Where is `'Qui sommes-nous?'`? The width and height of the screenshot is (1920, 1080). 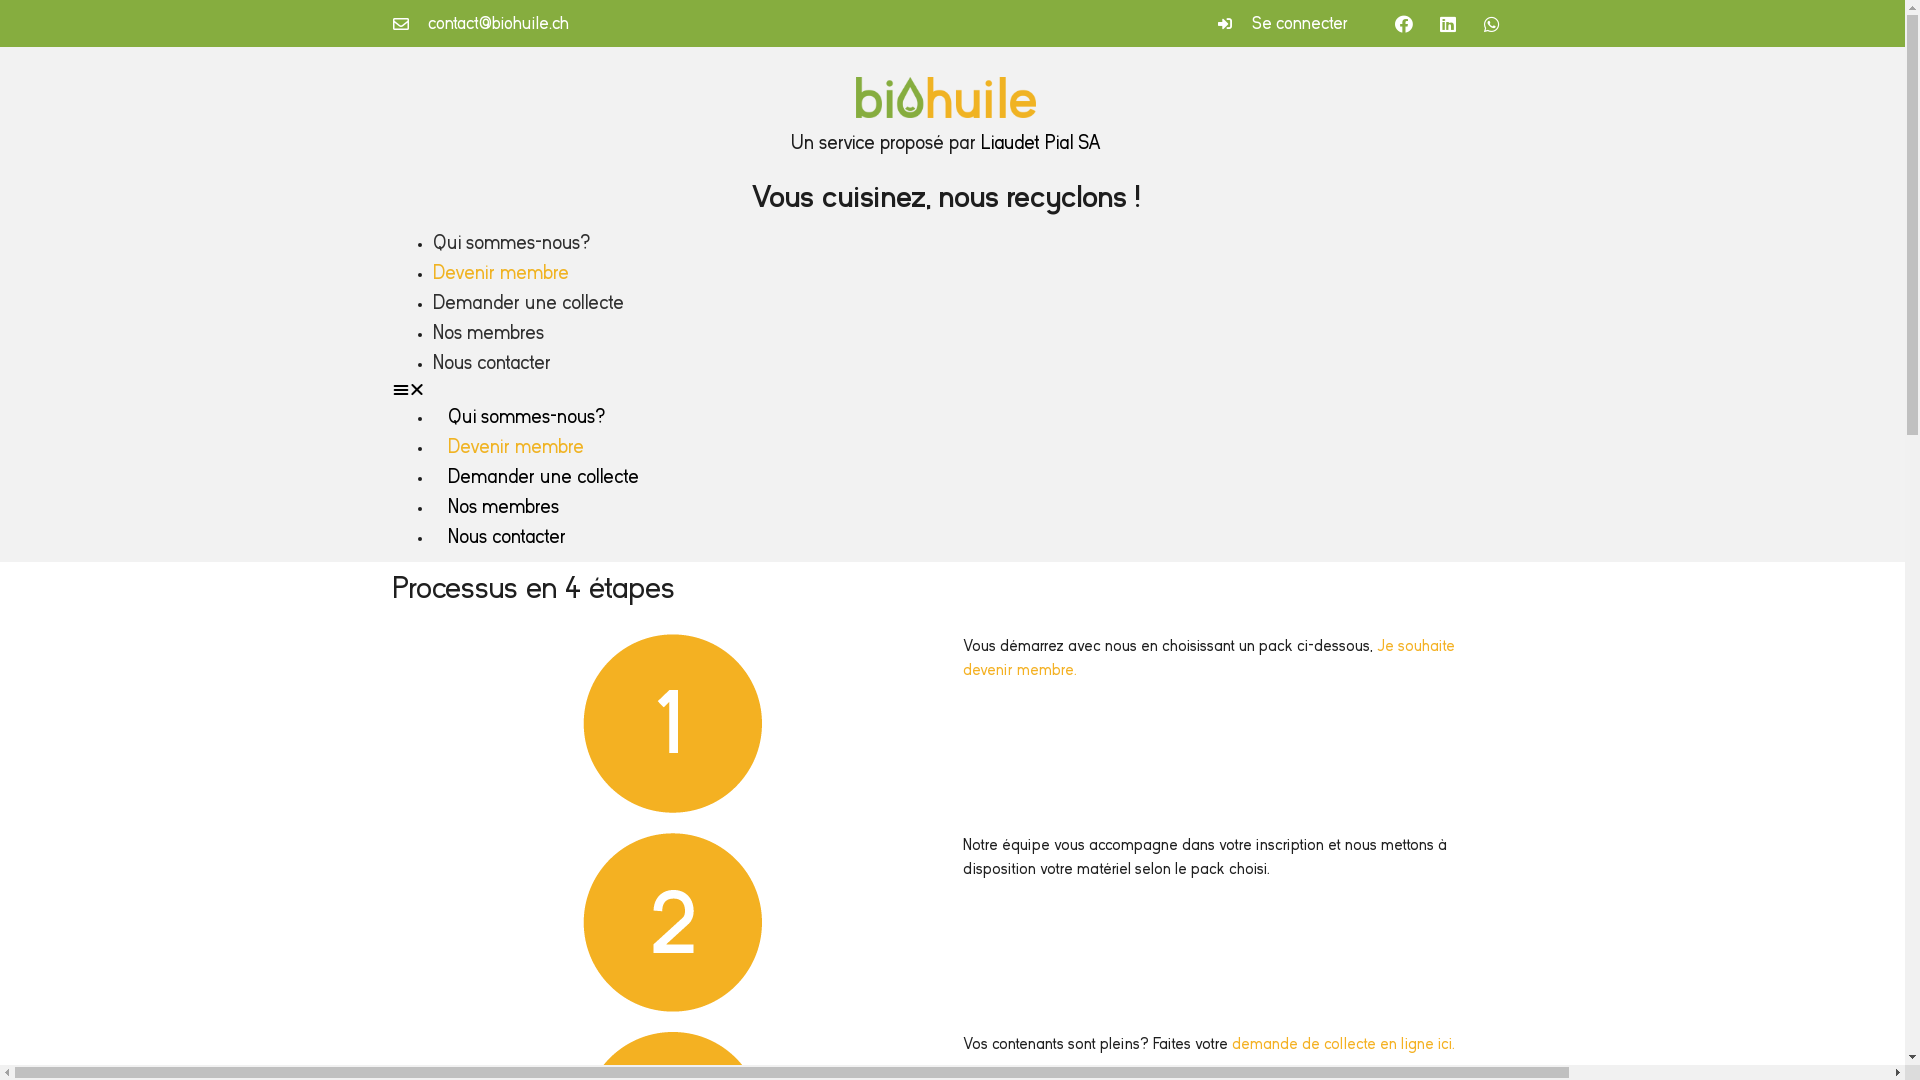 'Qui sommes-nous?' is located at coordinates (525, 415).